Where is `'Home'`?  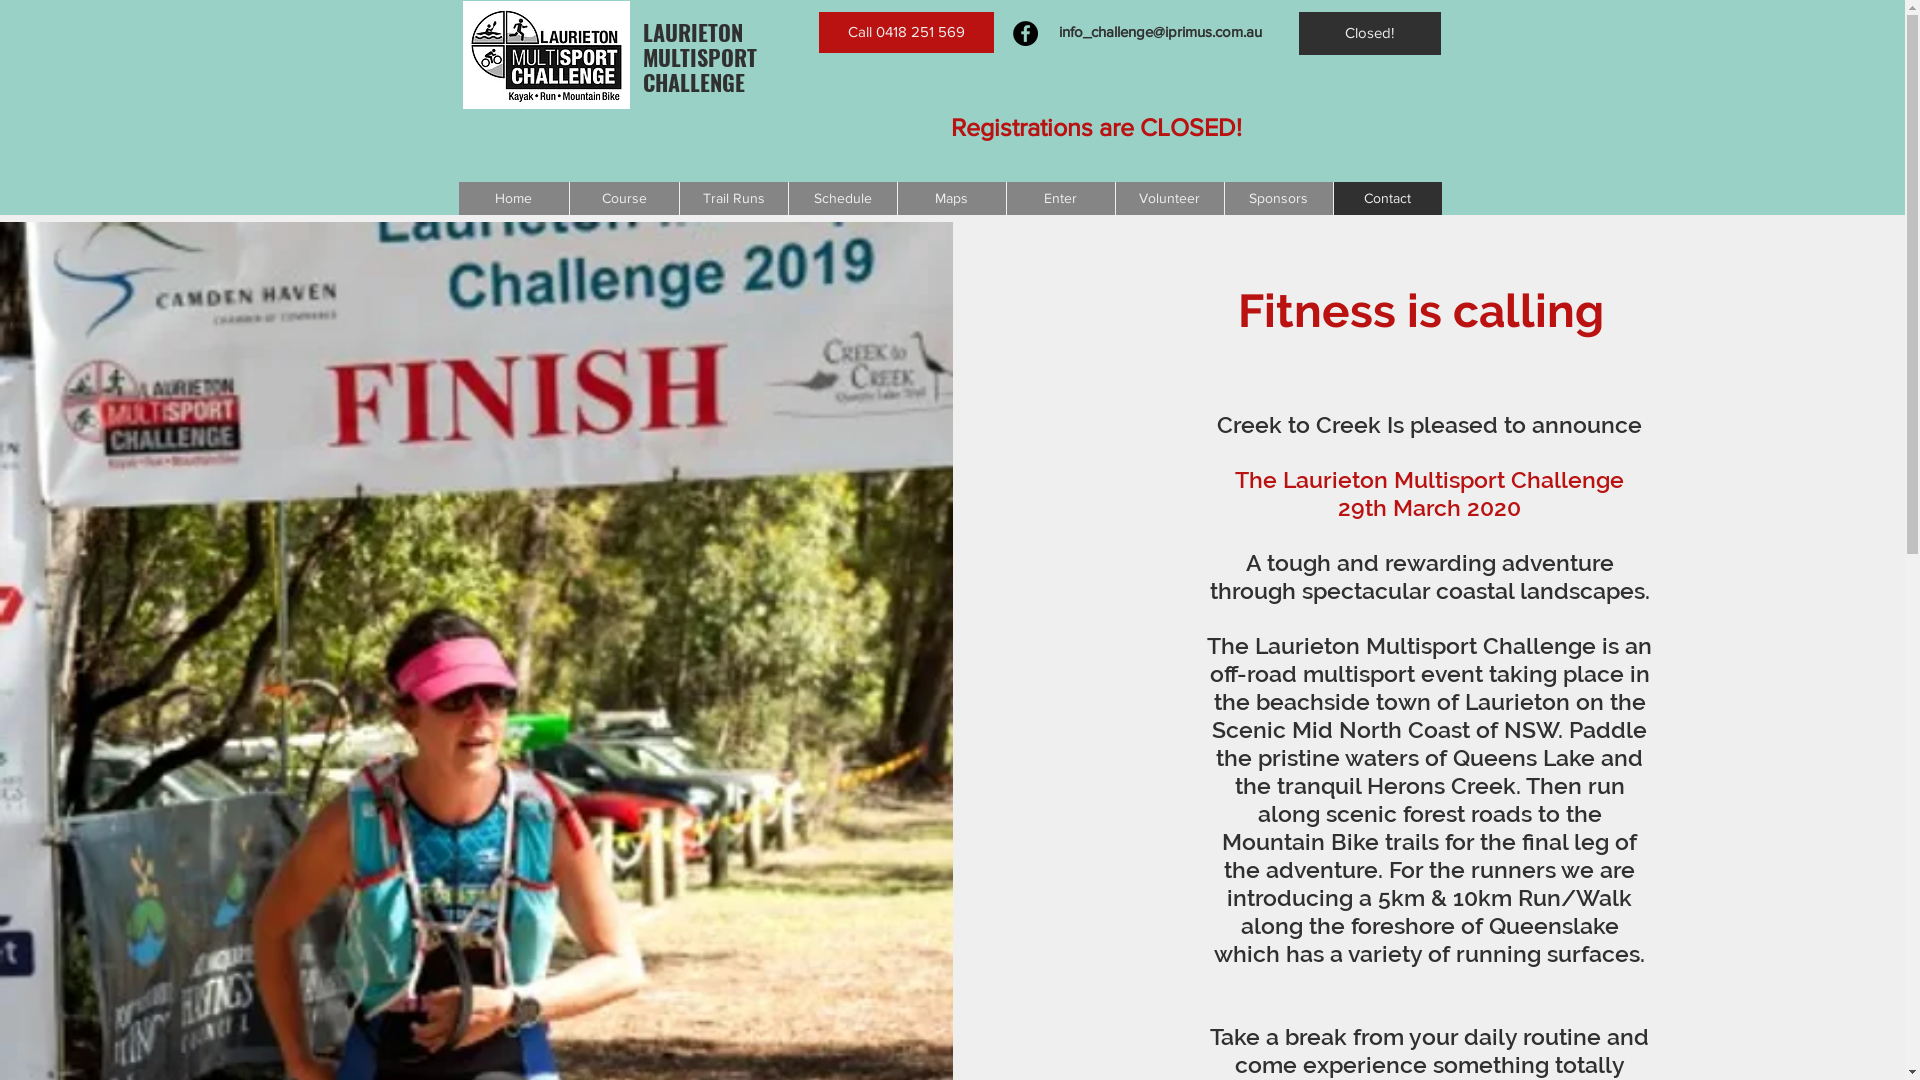
'Home' is located at coordinates (513, 198).